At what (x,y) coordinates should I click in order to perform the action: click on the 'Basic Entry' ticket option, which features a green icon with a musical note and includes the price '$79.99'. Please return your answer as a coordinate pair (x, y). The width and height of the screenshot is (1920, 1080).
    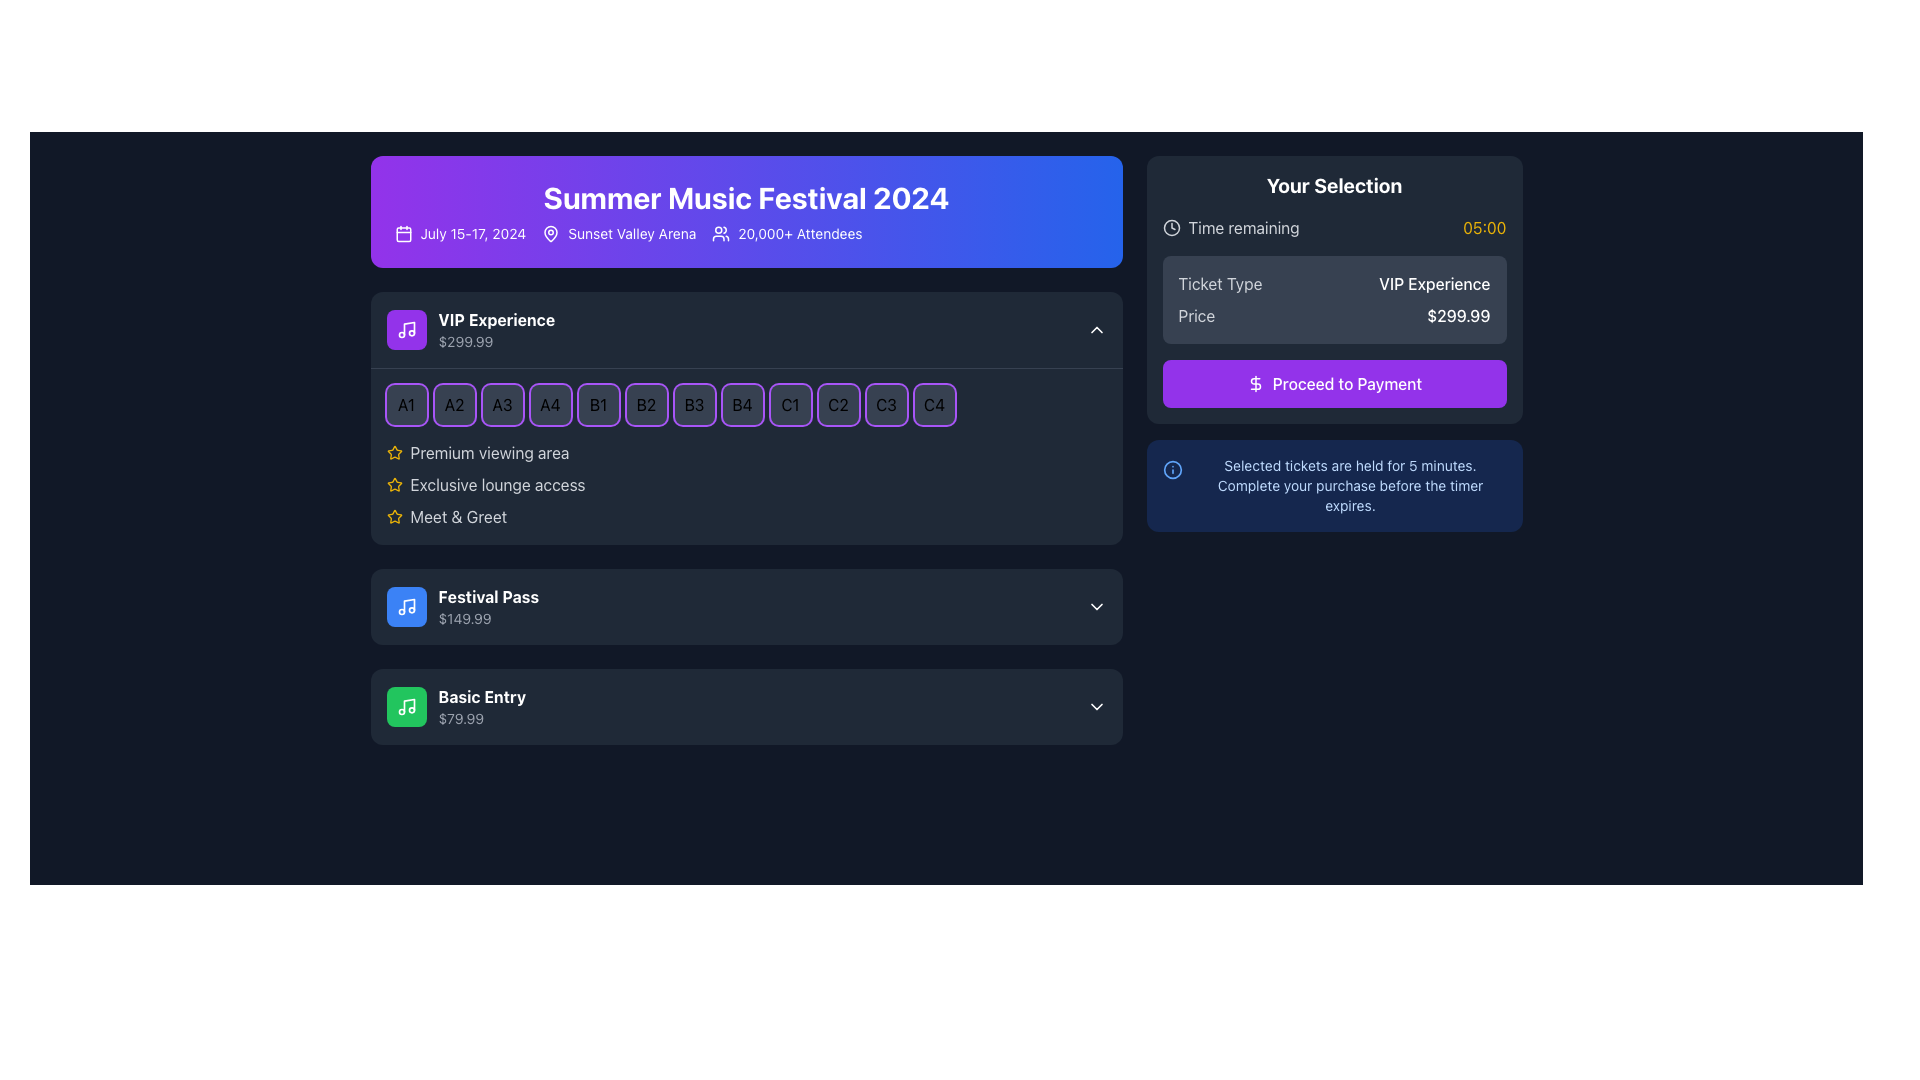
    Looking at the image, I should click on (455, 705).